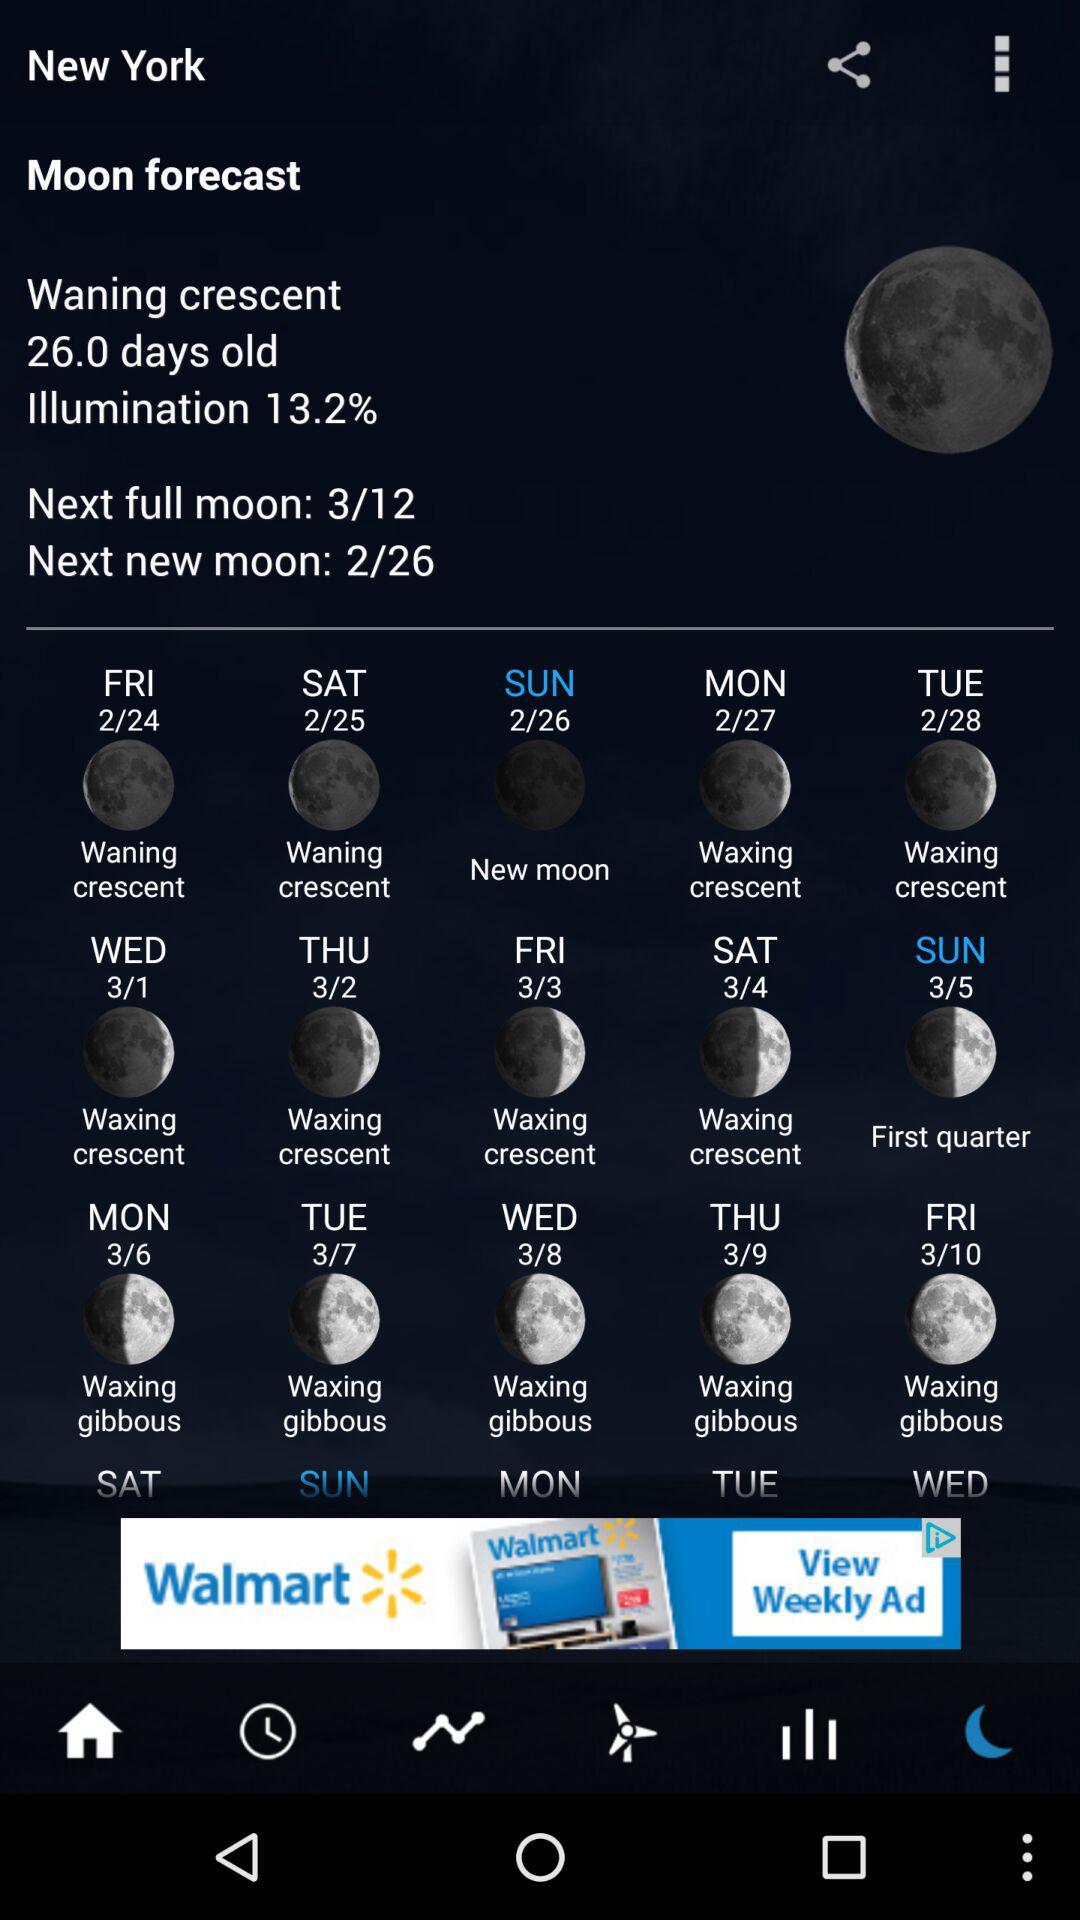 The height and width of the screenshot is (1920, 1080). Describe the element at coordinates (810, 1728) in the screenshot. I see `apps` at that location.